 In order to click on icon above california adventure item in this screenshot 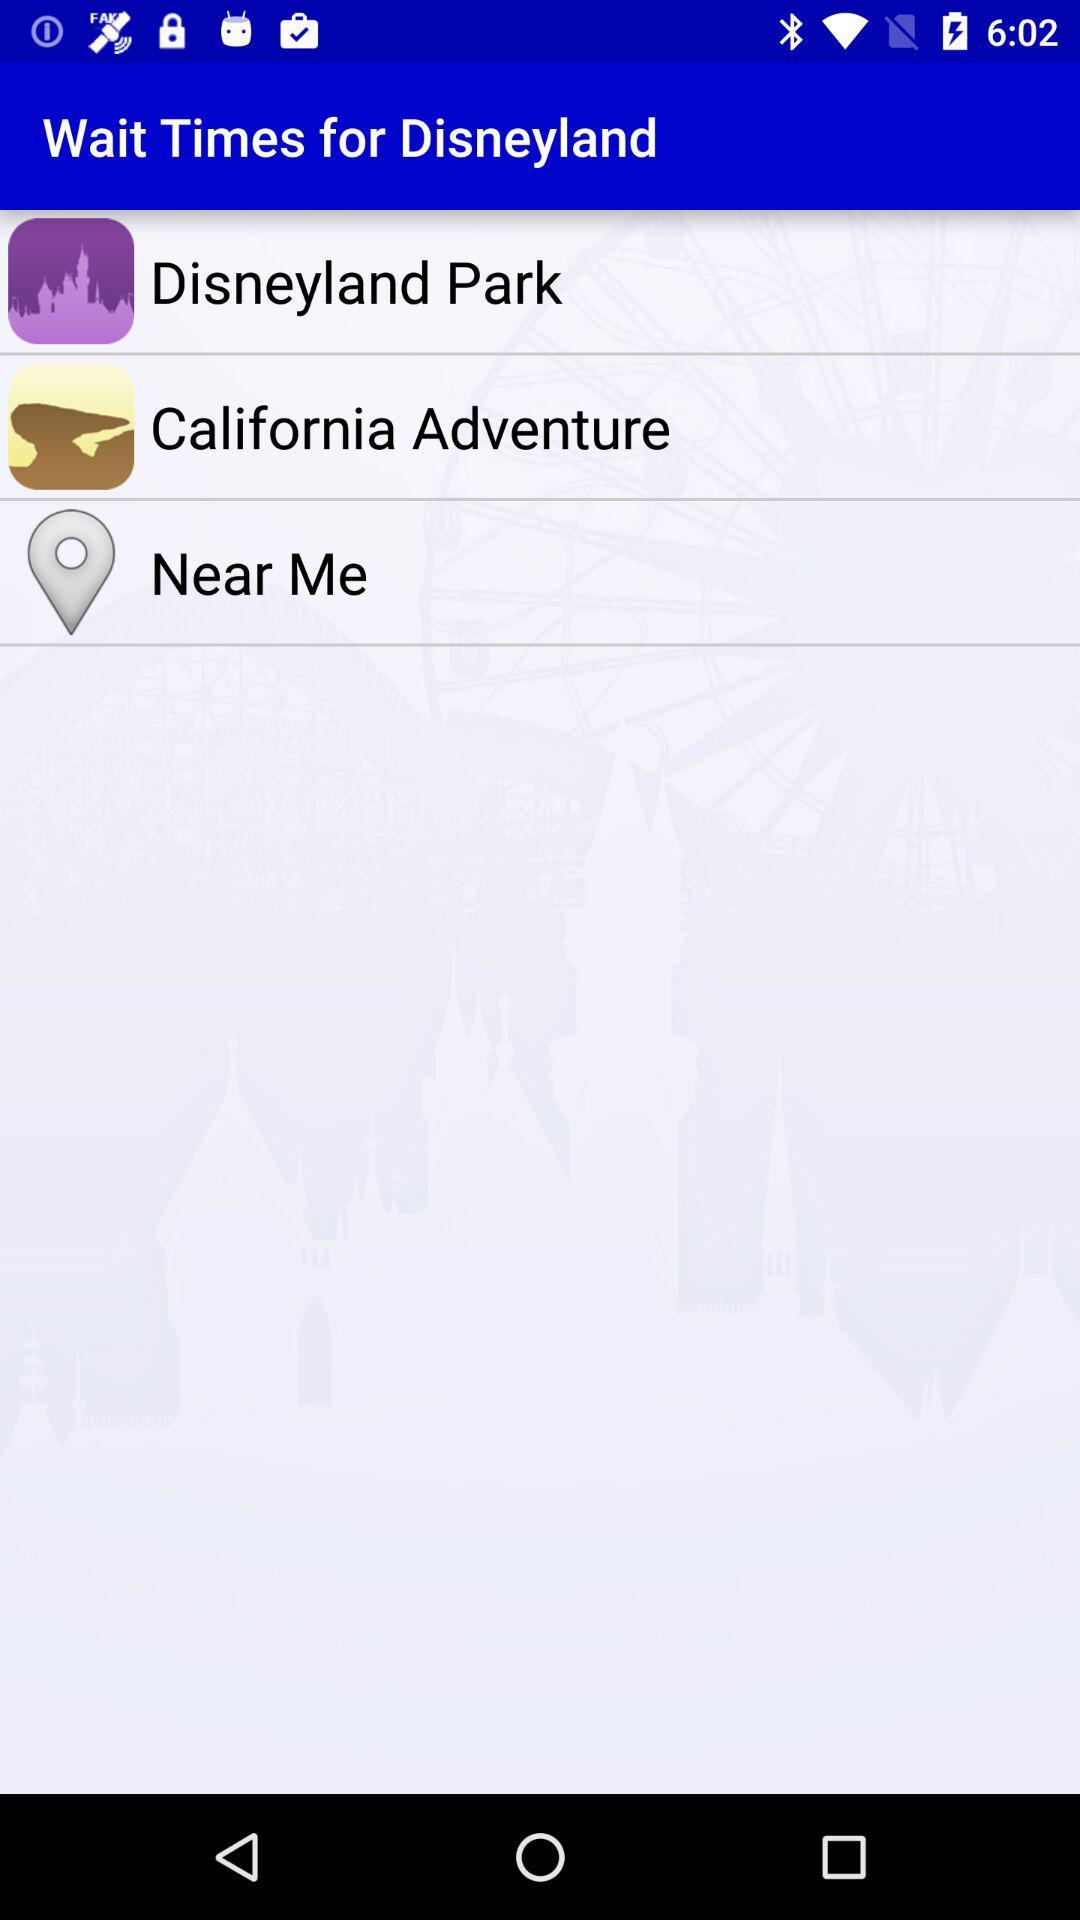, I will do `click(609, 280)`.